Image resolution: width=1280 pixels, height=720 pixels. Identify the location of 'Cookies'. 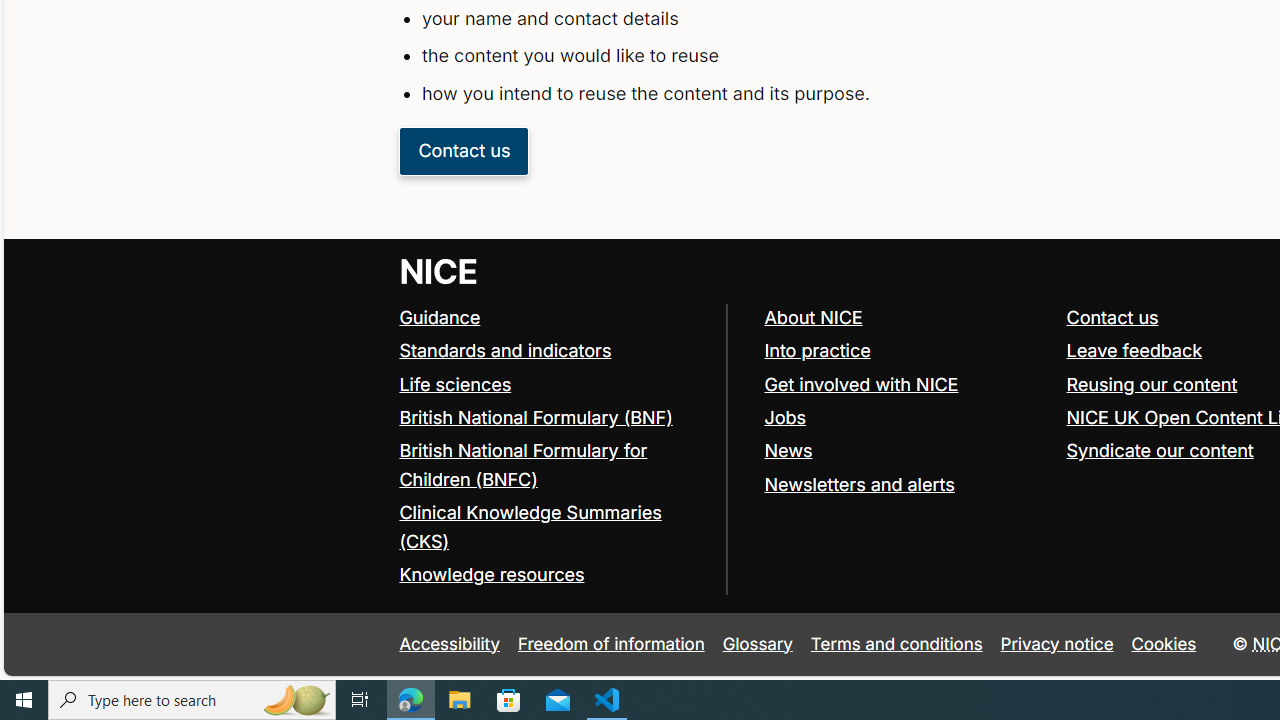
(1164, 644).